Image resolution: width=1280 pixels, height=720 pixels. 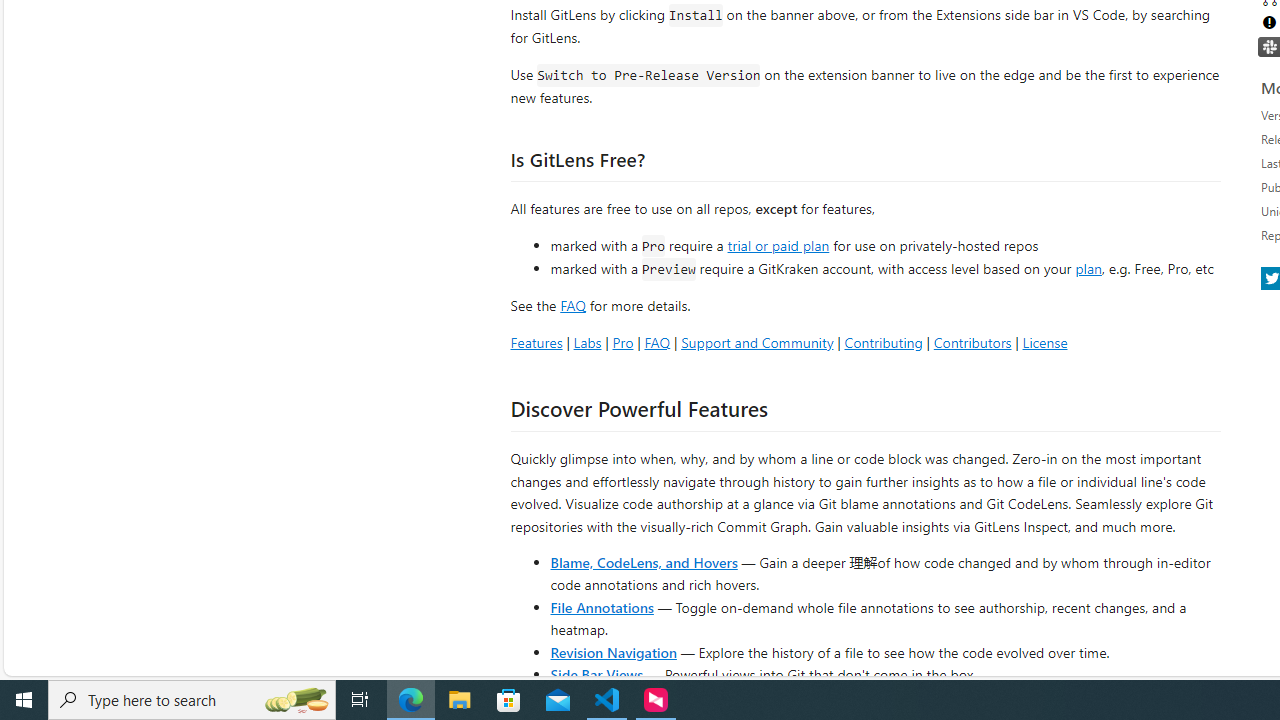 What do you see at coordinates (192, 698) in the screenshot?
I see `'Type here to search'` at bounding box center [192, 698].